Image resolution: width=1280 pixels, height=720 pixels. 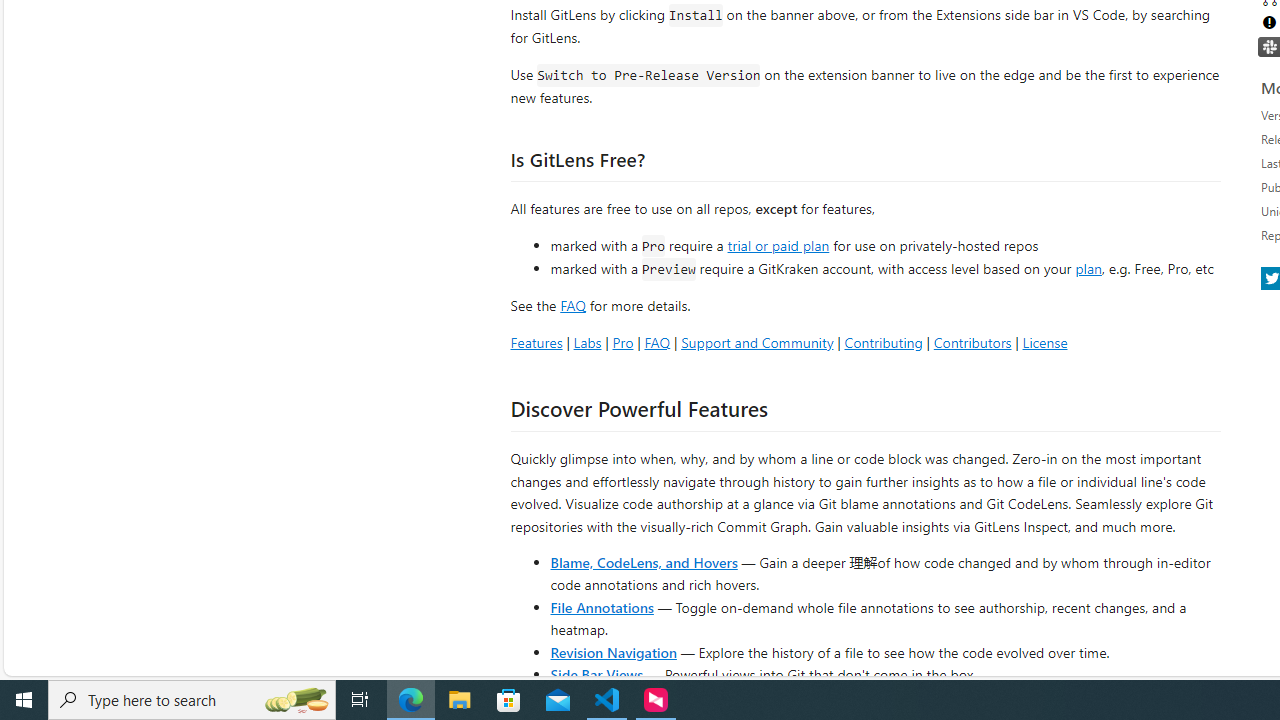 What do you see at coordinates (192, 698) in the screenshot?
I see `'Type here to search'` at bounding box center [192, 698].